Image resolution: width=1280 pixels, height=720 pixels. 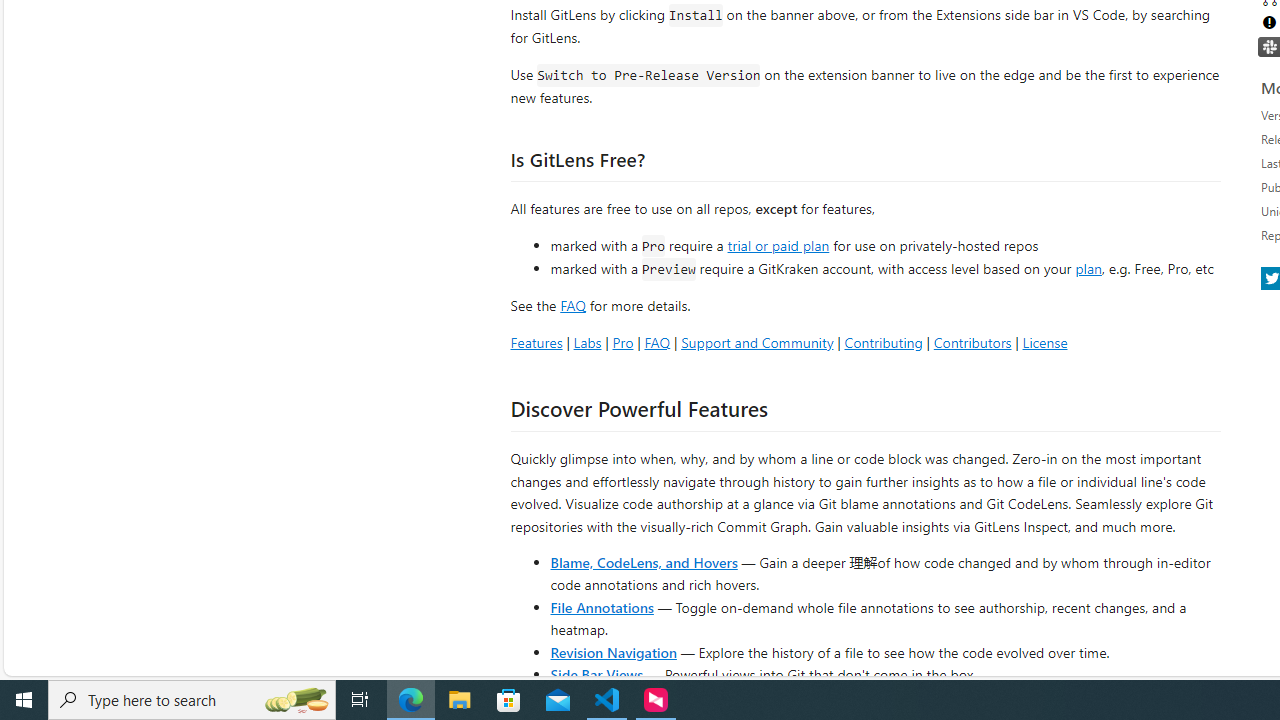 What do you see at coordinates (192, 698) in the screenshot?
I see `'Type here to search'` at bounding box center [192, 698].